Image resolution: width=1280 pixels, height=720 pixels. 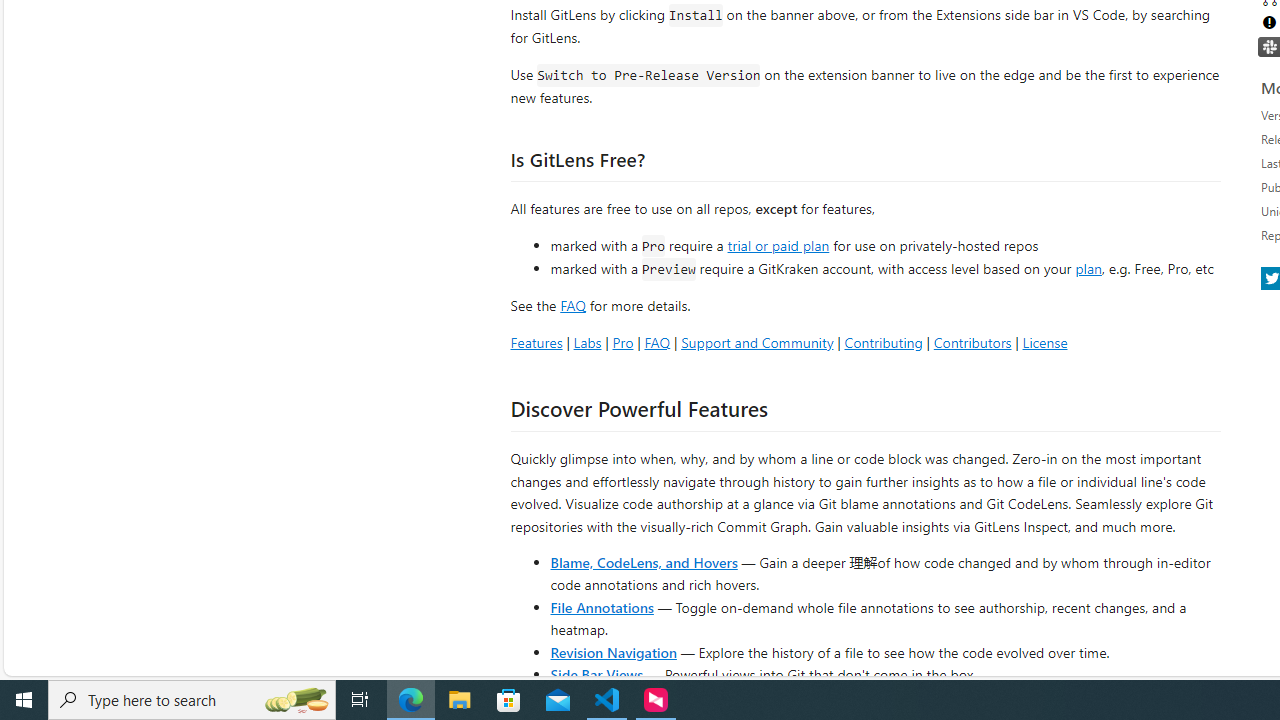 What do you see at coordinates (192, 698) in the screenshot?
I see `'Type here to search'` at bounding box center [192, 698].